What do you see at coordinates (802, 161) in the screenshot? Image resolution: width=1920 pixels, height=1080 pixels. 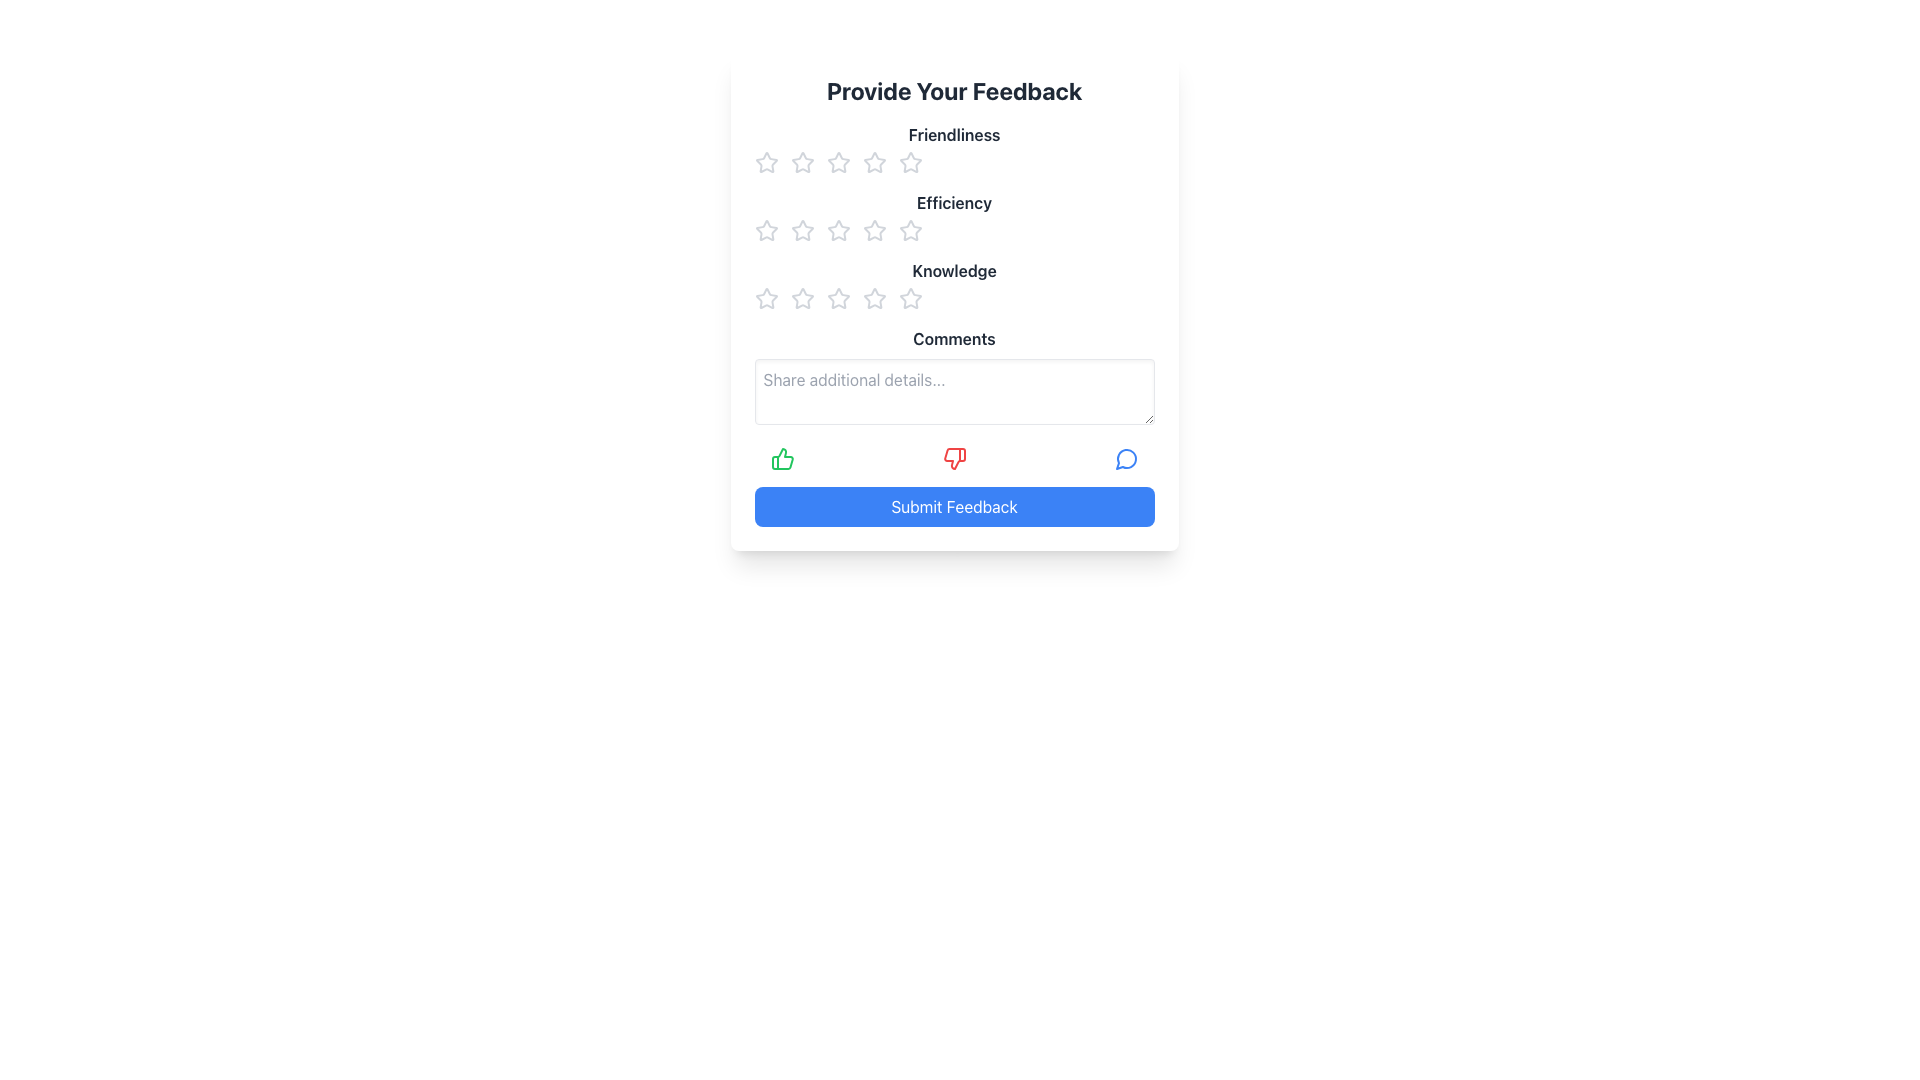 I see `the second star-shaped icon in the 'Friendliness' rating row, which is styled in gray and indicates a rating feature` at bounding box center [802, 161].